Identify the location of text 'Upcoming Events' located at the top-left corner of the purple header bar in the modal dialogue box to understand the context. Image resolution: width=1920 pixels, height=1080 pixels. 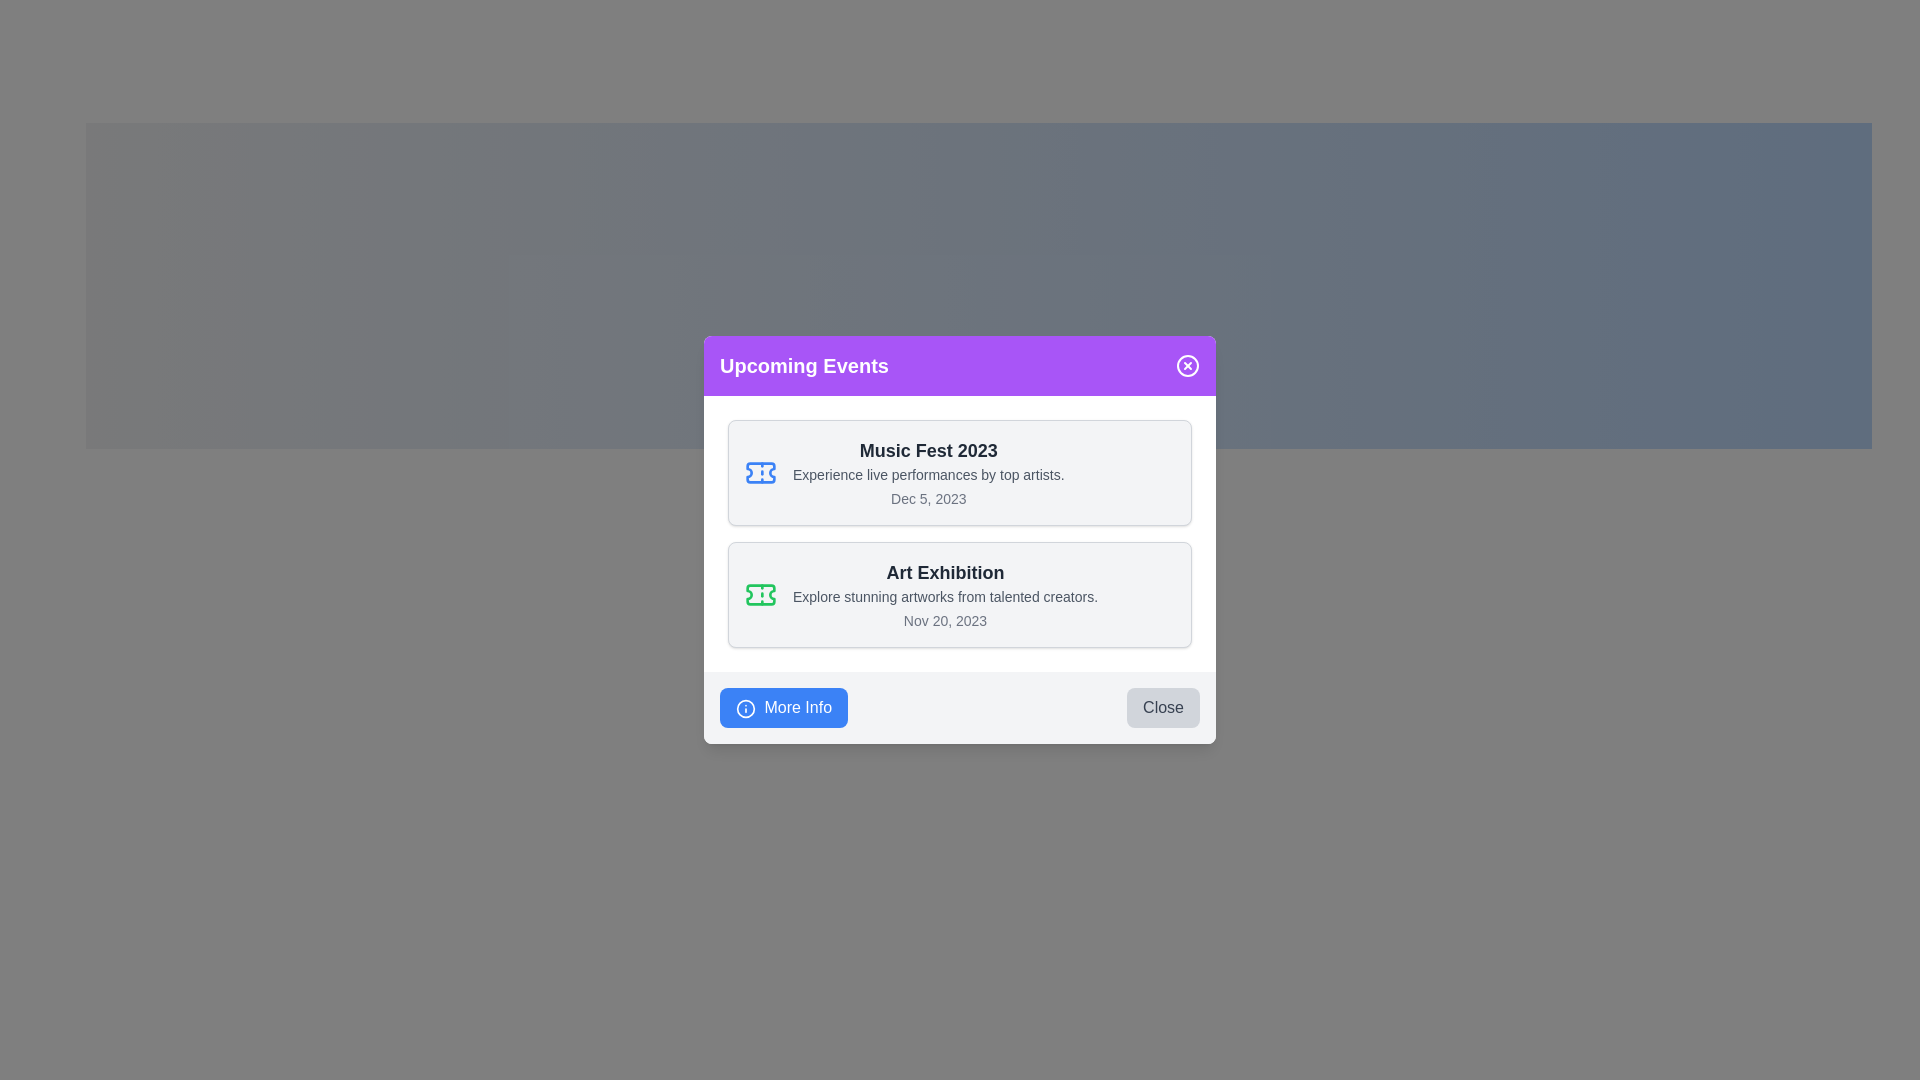
(804, 366).